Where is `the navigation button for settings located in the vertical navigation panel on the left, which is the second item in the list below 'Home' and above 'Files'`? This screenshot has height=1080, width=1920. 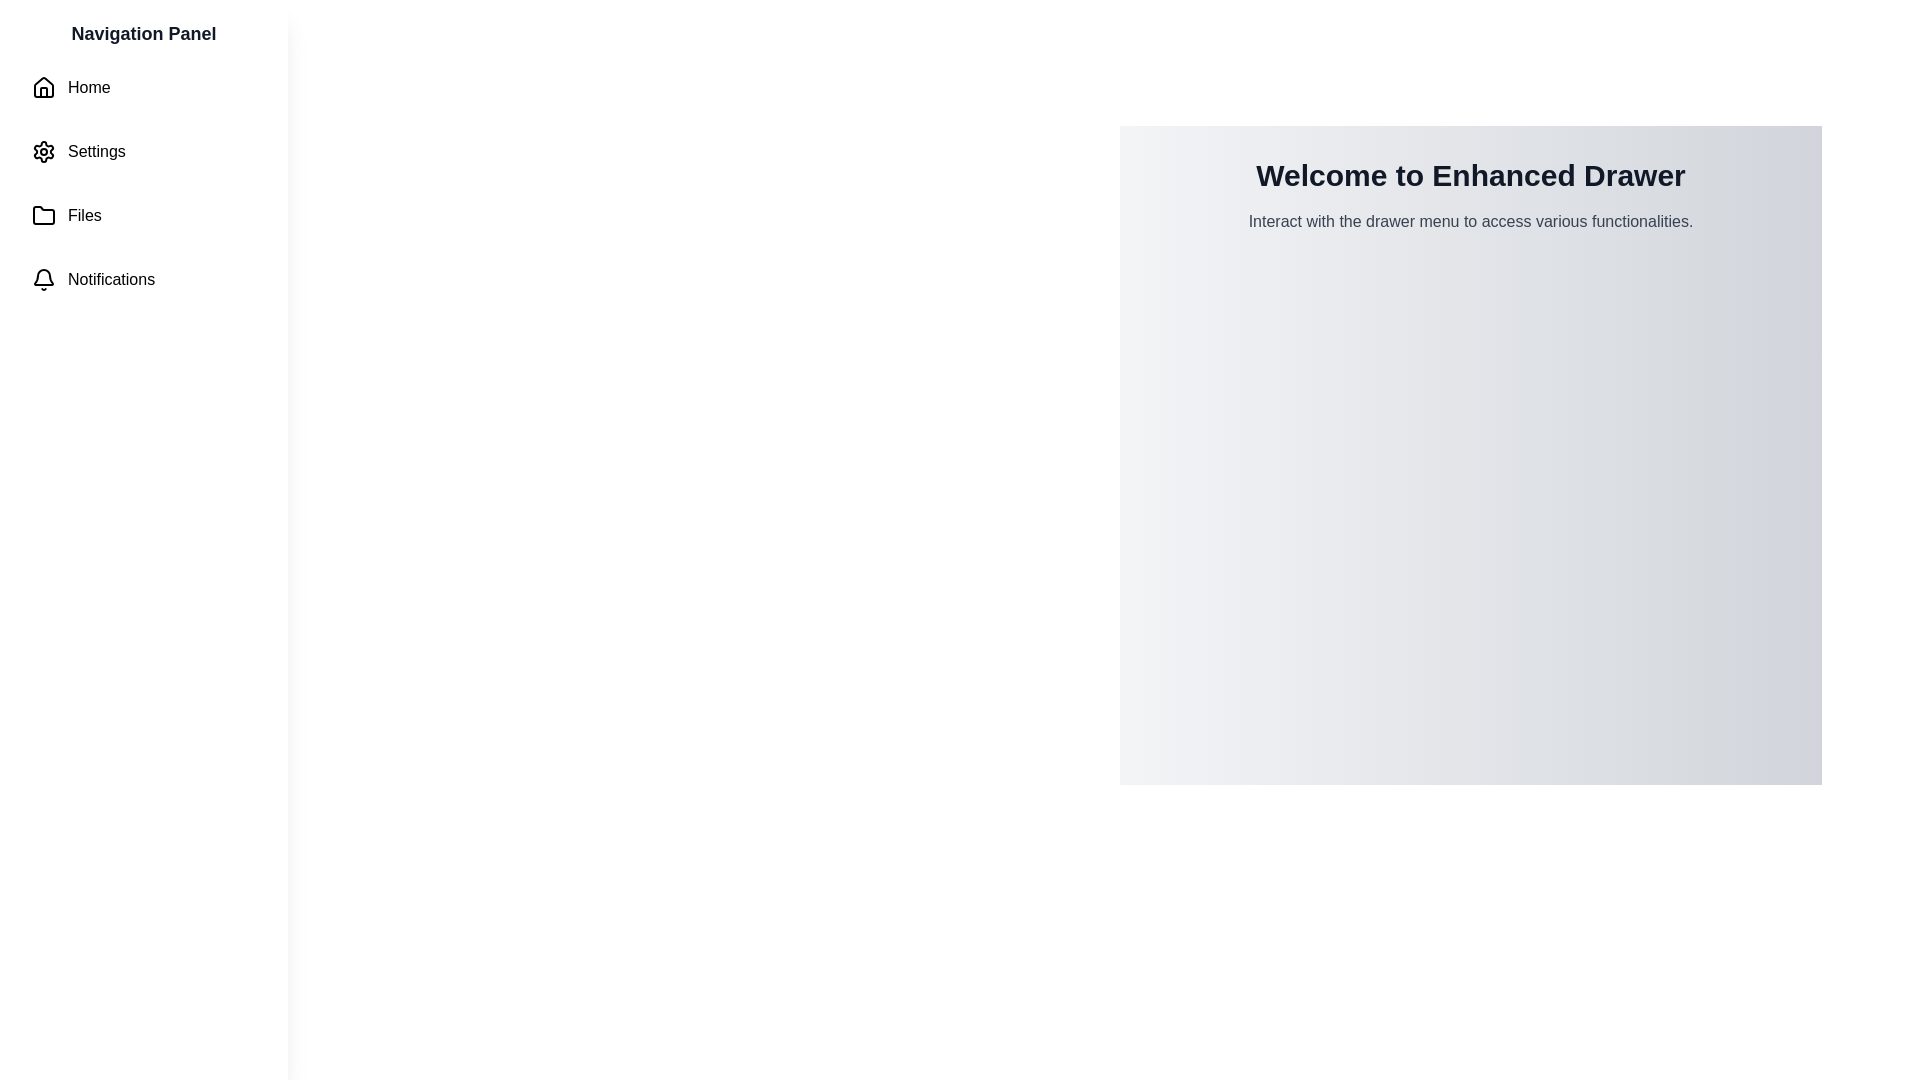
the navigation button for settings located in the vertical navigation panel on the left, which is the second item in the list below 'Home' and above 'Files' is located at coordinates (143, 150).